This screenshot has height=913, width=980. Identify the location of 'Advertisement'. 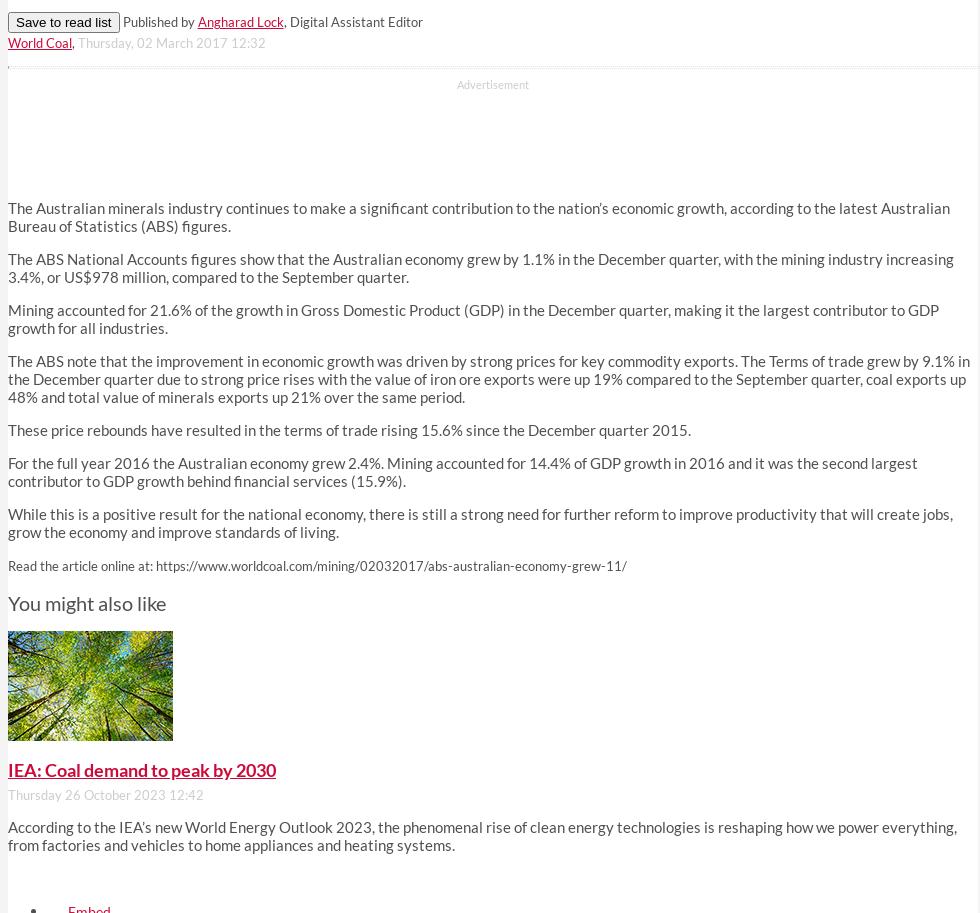
(456, 85).